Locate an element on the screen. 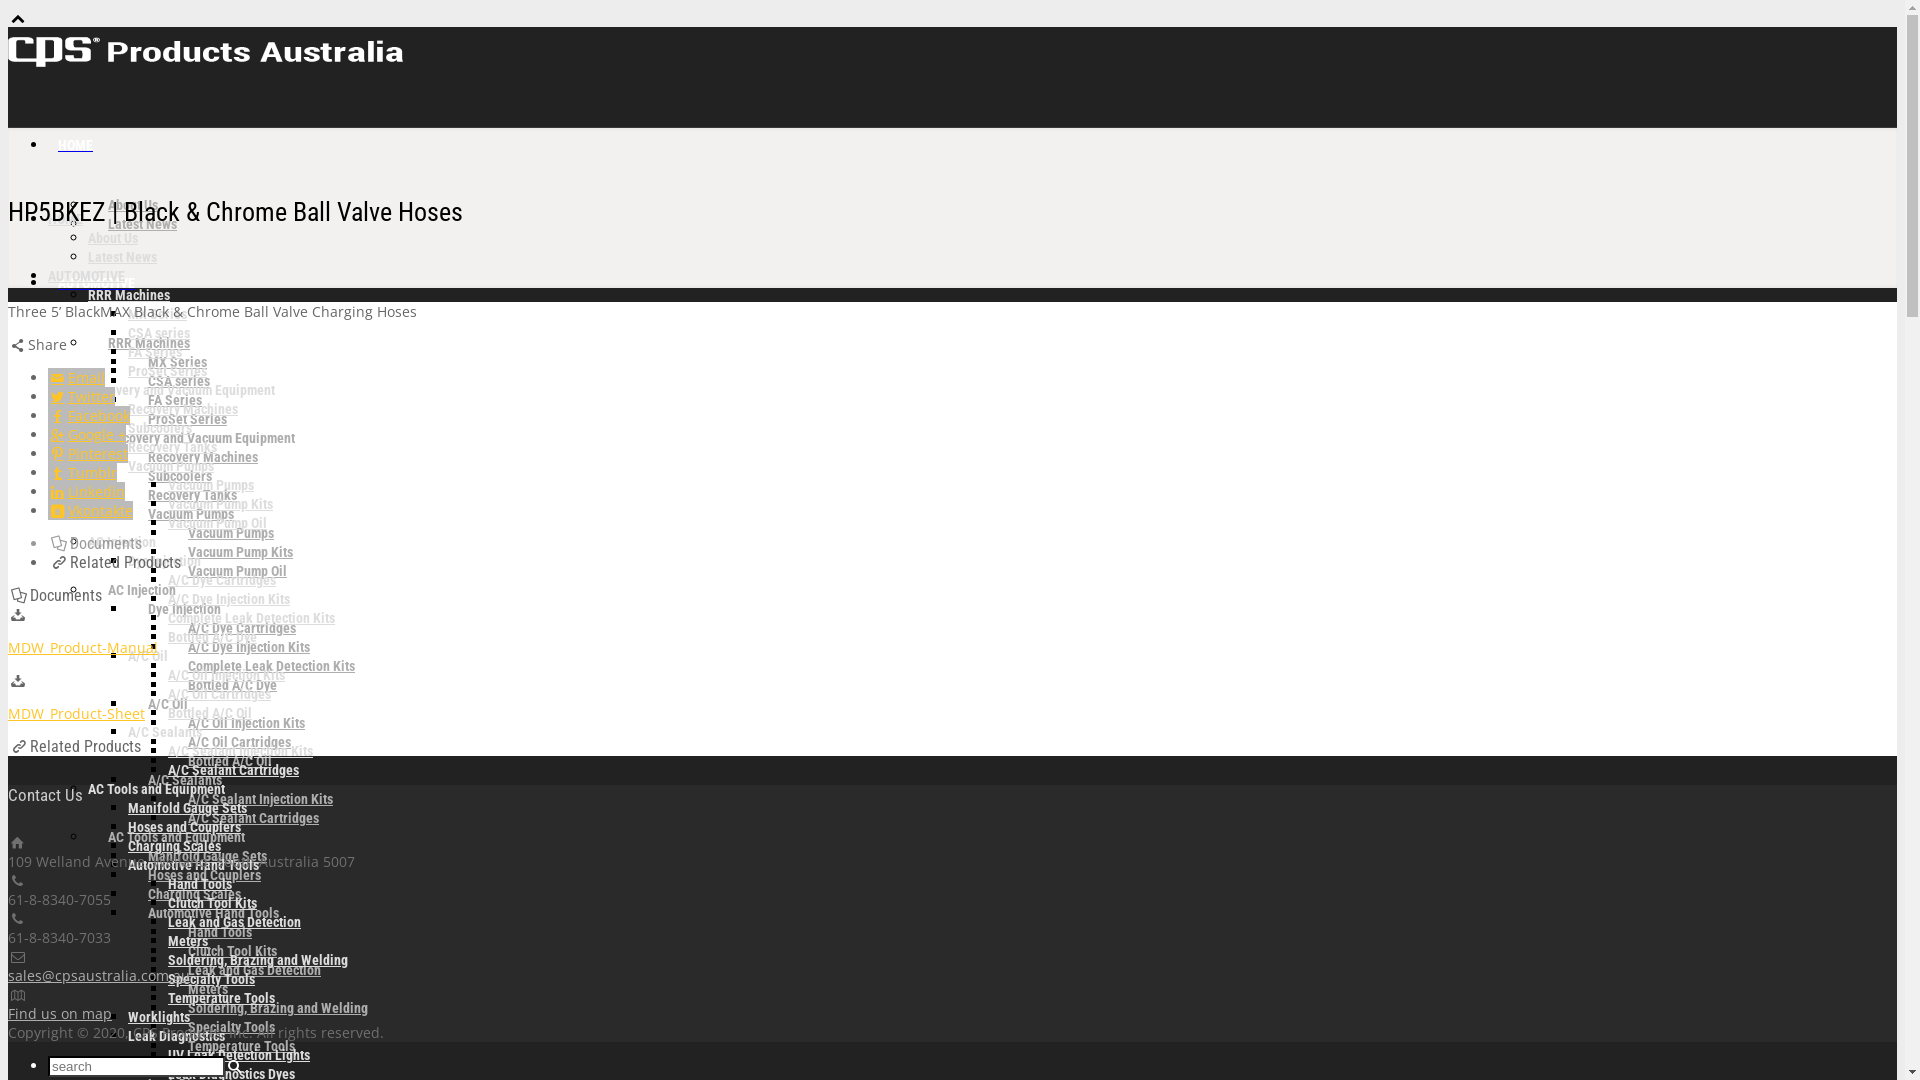  'Temperature Tools' is located at coordinates (168, 998).